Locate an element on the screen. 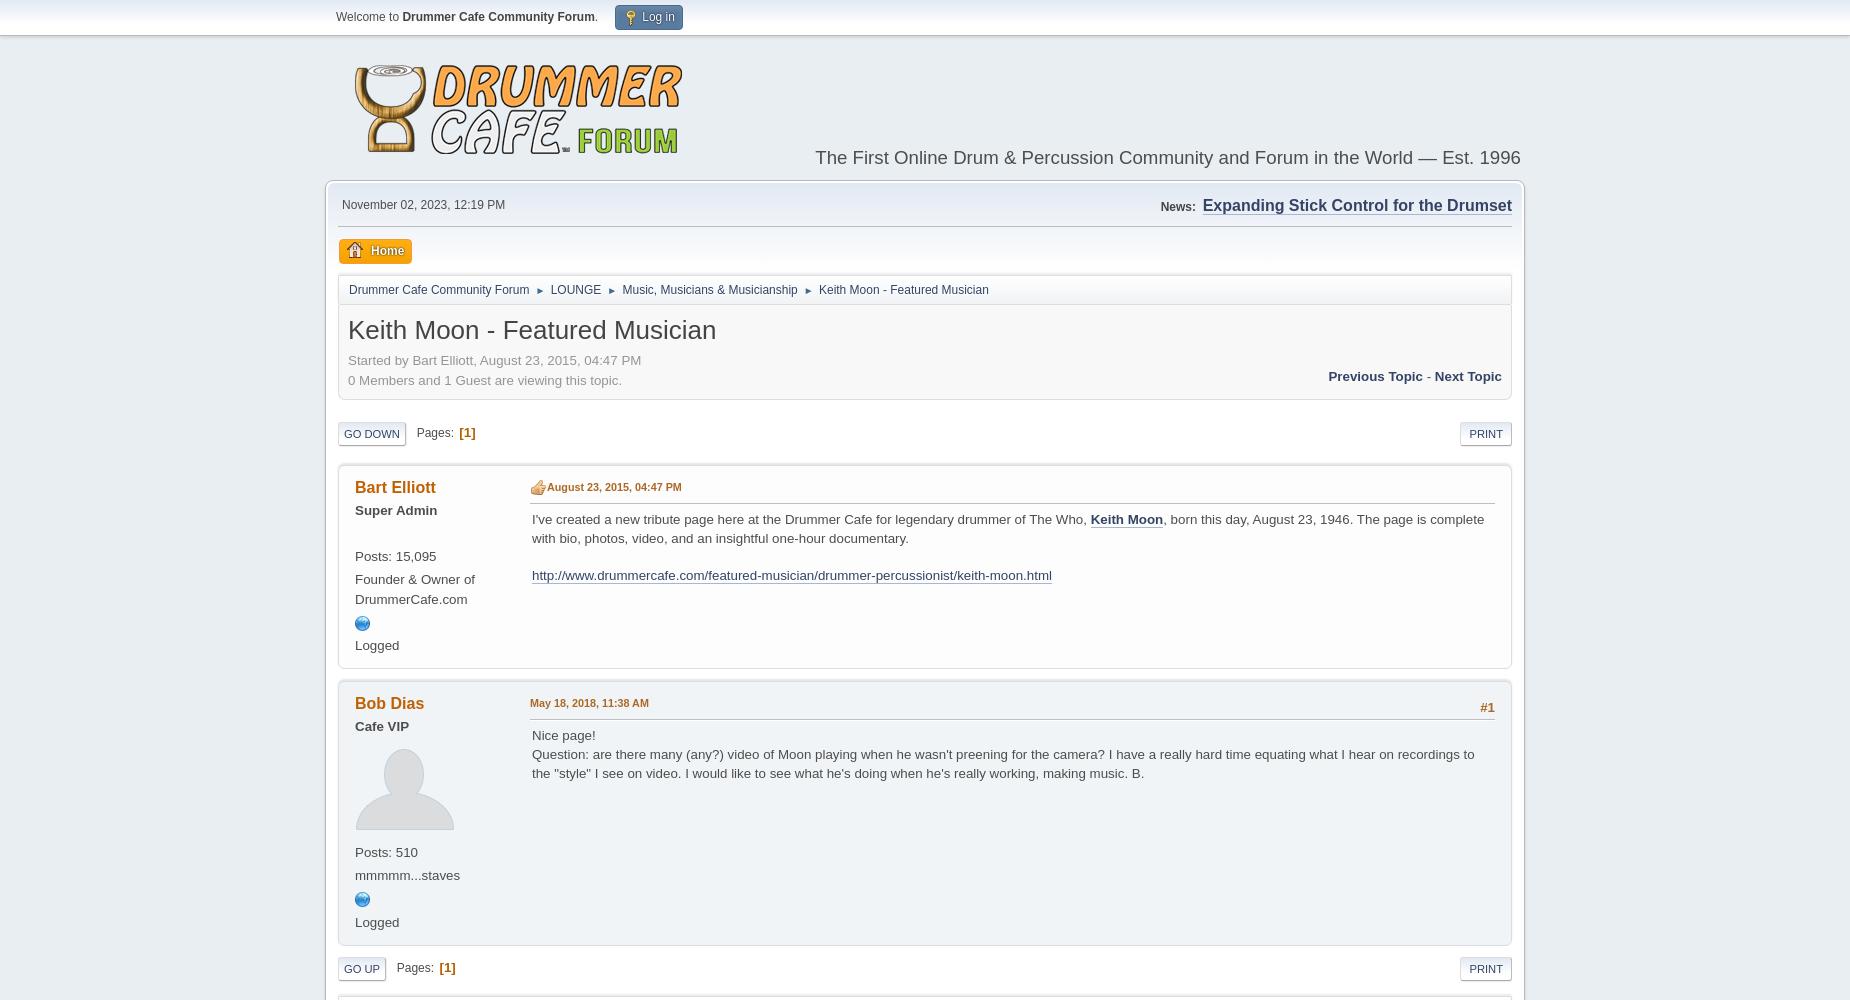 The image size is (1850, 1000). 'News:' is located at coordinates (1176, 205).